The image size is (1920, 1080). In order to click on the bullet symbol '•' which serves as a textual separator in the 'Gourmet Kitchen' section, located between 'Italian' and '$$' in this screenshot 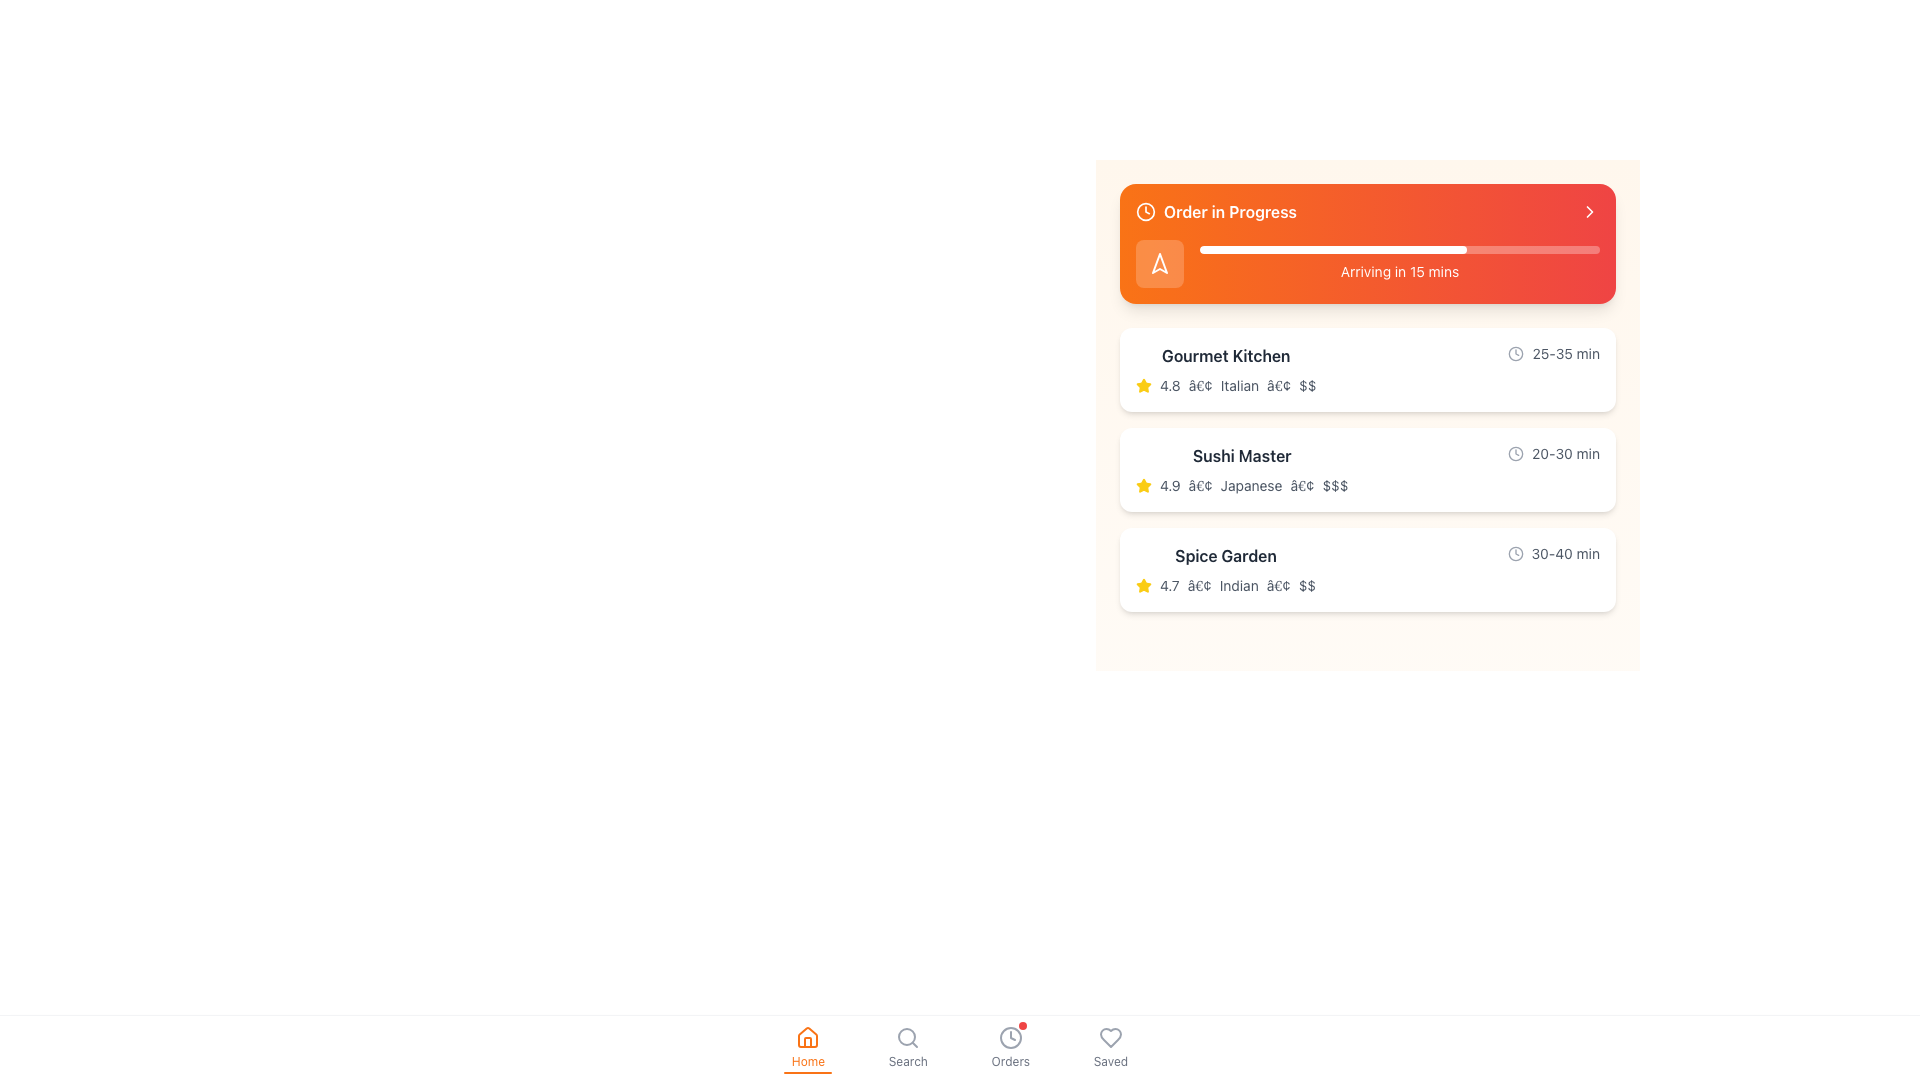, I will do `click(1278, 385)`.